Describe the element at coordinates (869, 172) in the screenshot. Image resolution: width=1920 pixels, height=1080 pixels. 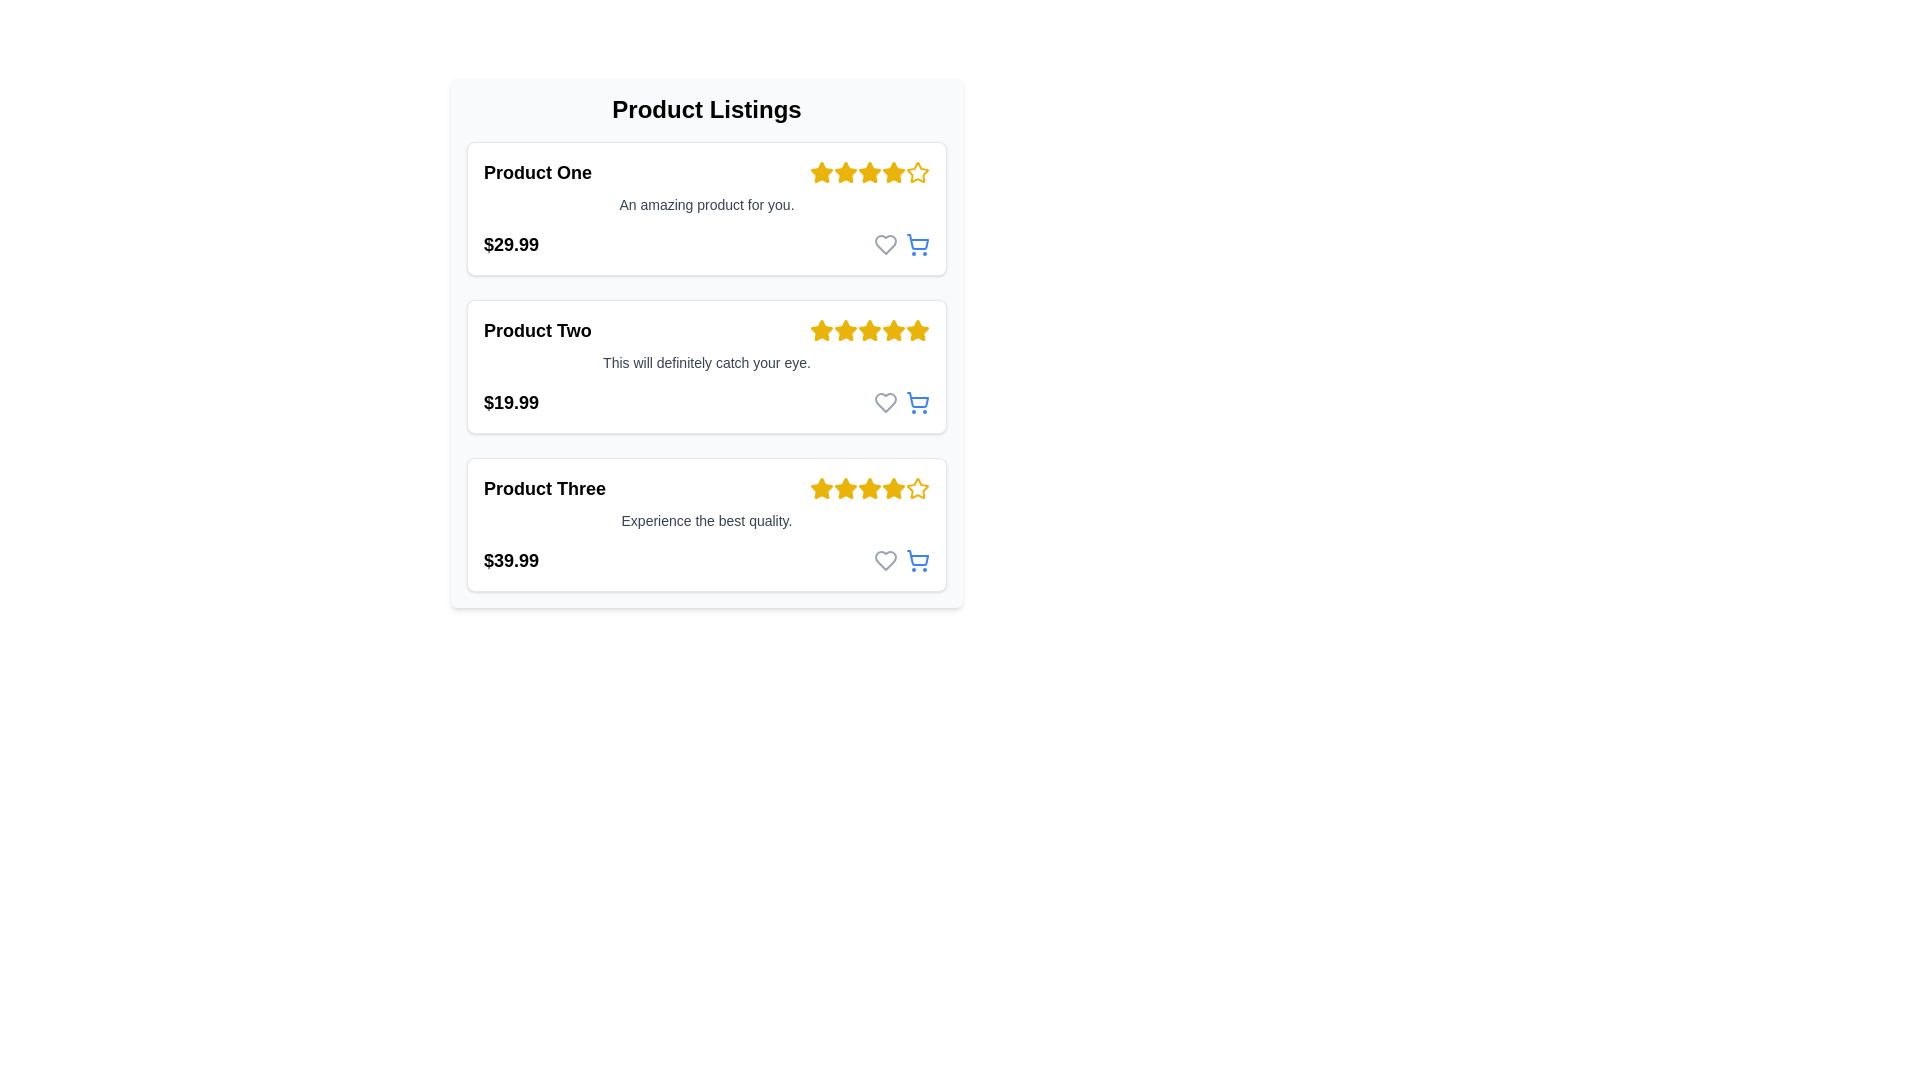
I see `the fourth yellow star icon` at that location.